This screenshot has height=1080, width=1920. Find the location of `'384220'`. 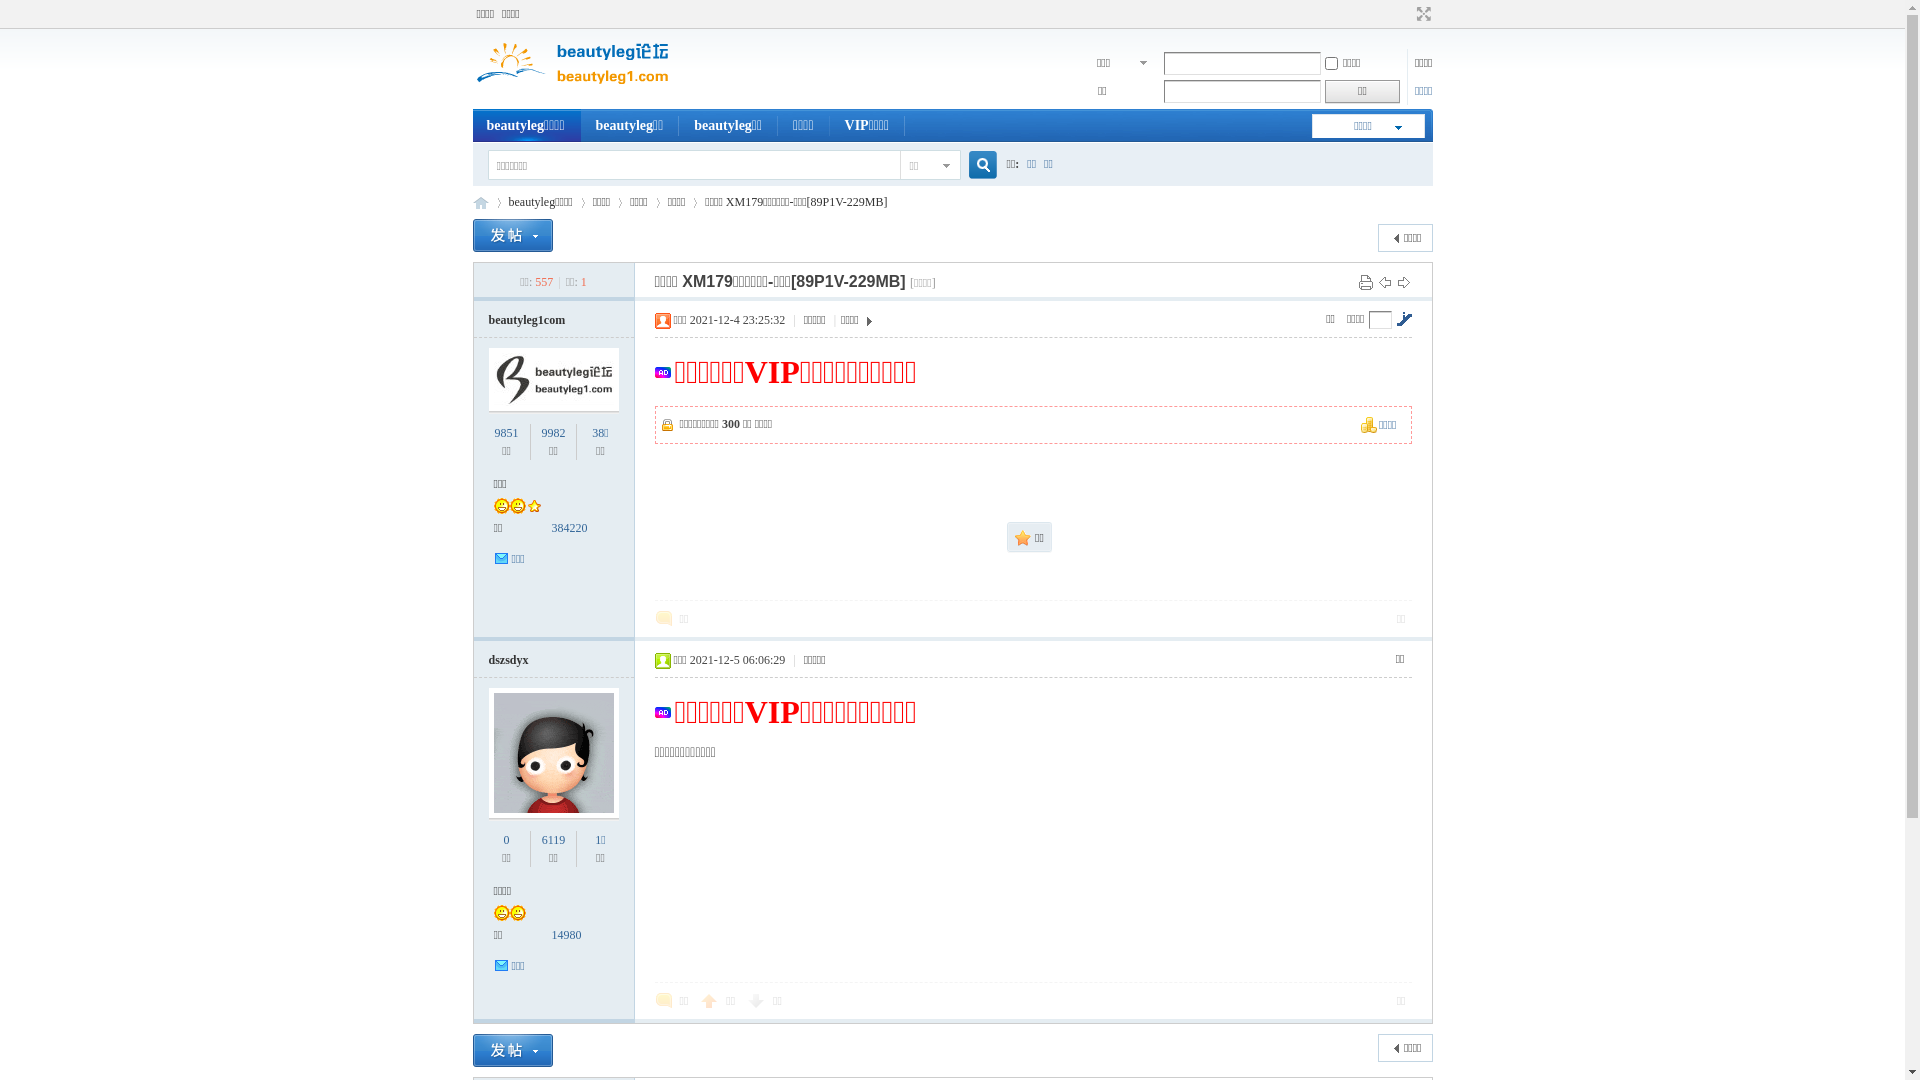

'384220' is located at coordinates (569, 527).